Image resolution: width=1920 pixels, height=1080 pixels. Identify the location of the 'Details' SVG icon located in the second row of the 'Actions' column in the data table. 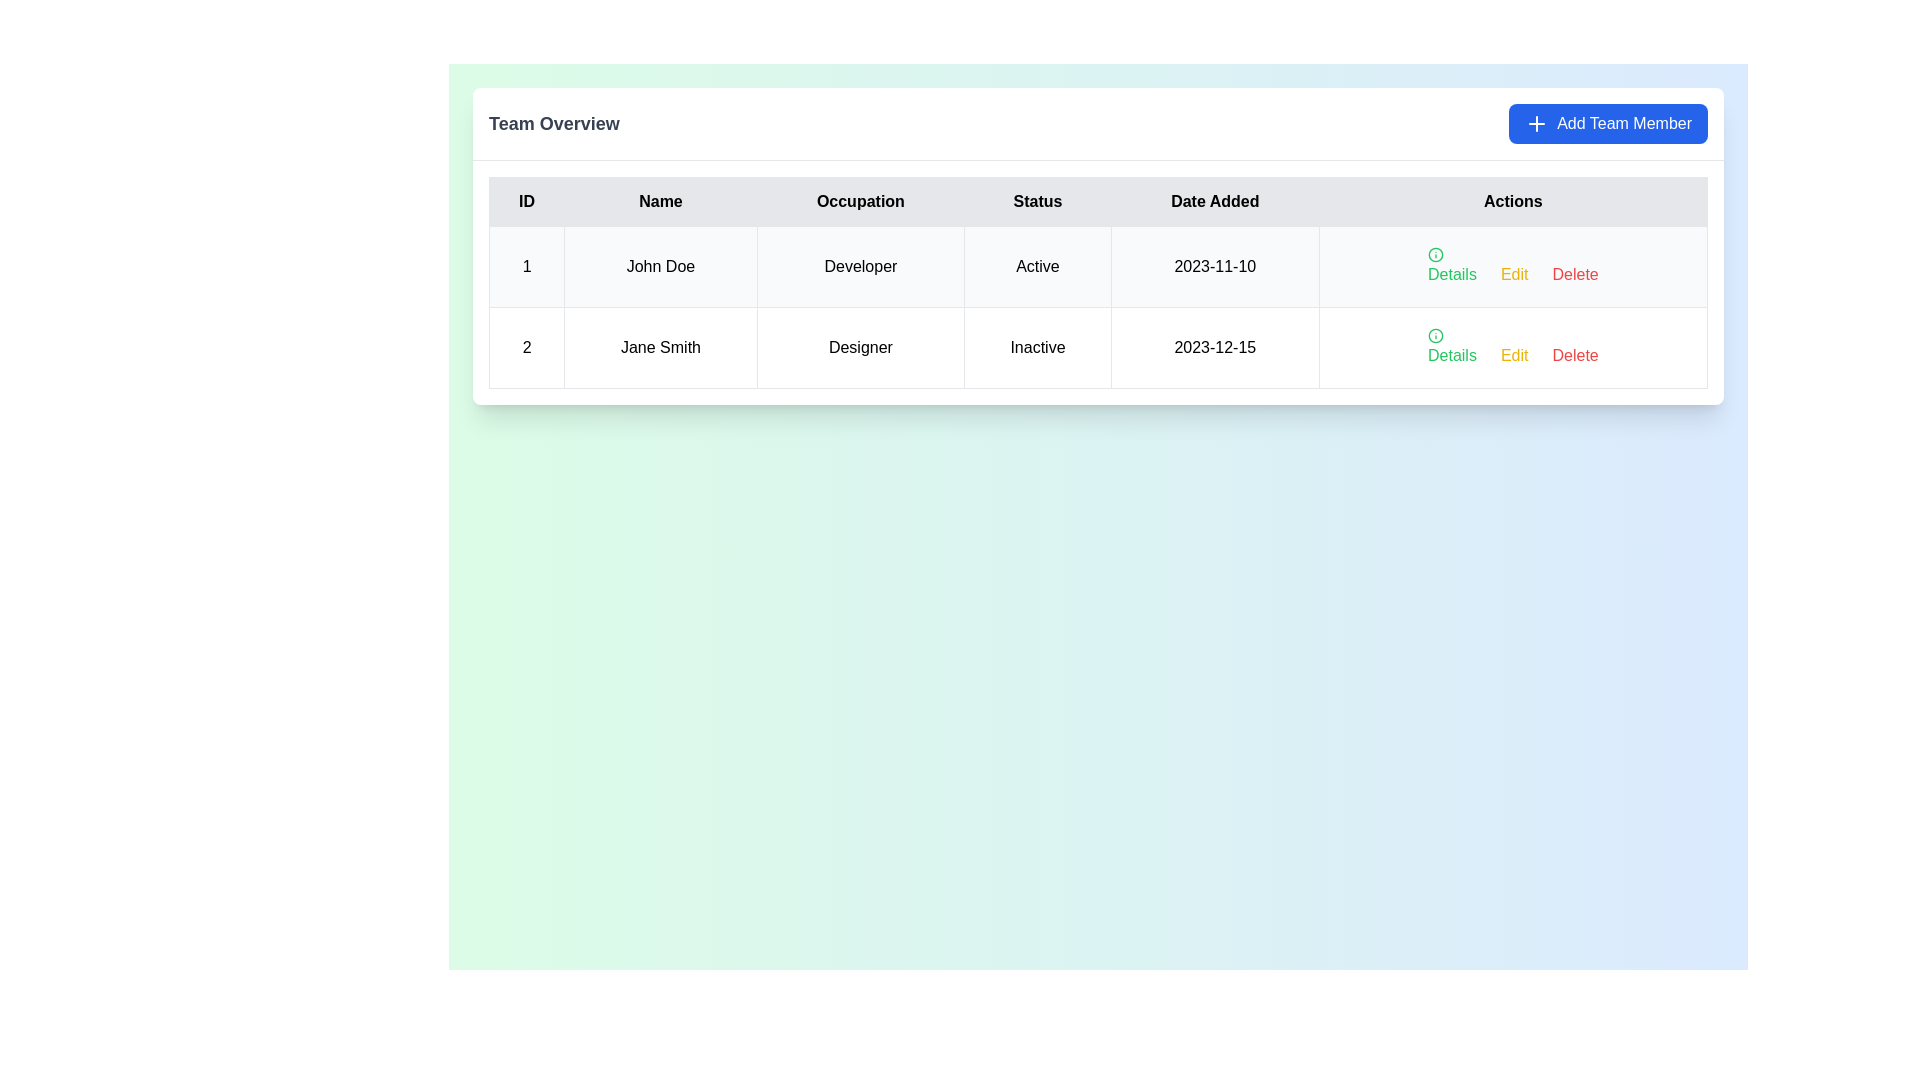
(1434, 334).